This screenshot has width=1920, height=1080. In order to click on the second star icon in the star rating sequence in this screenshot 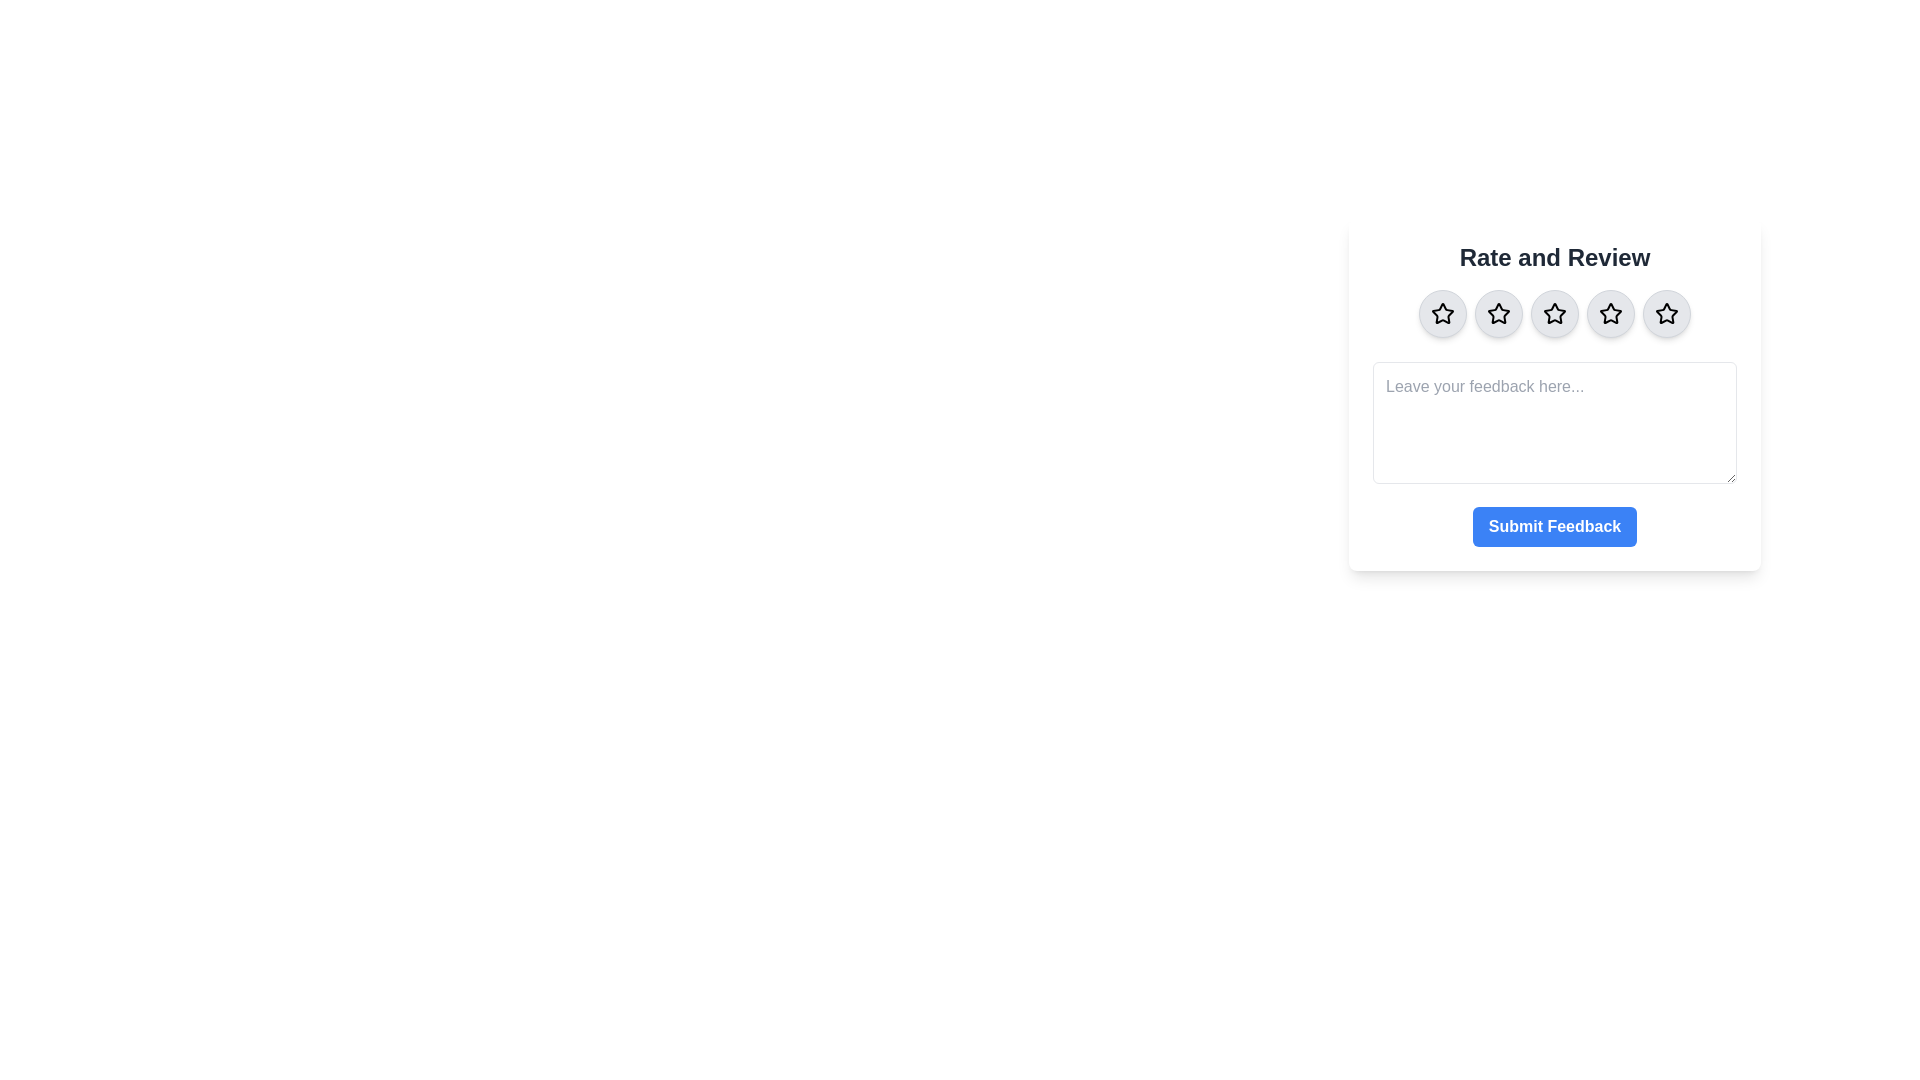, I will do `click(1498, 313)`.